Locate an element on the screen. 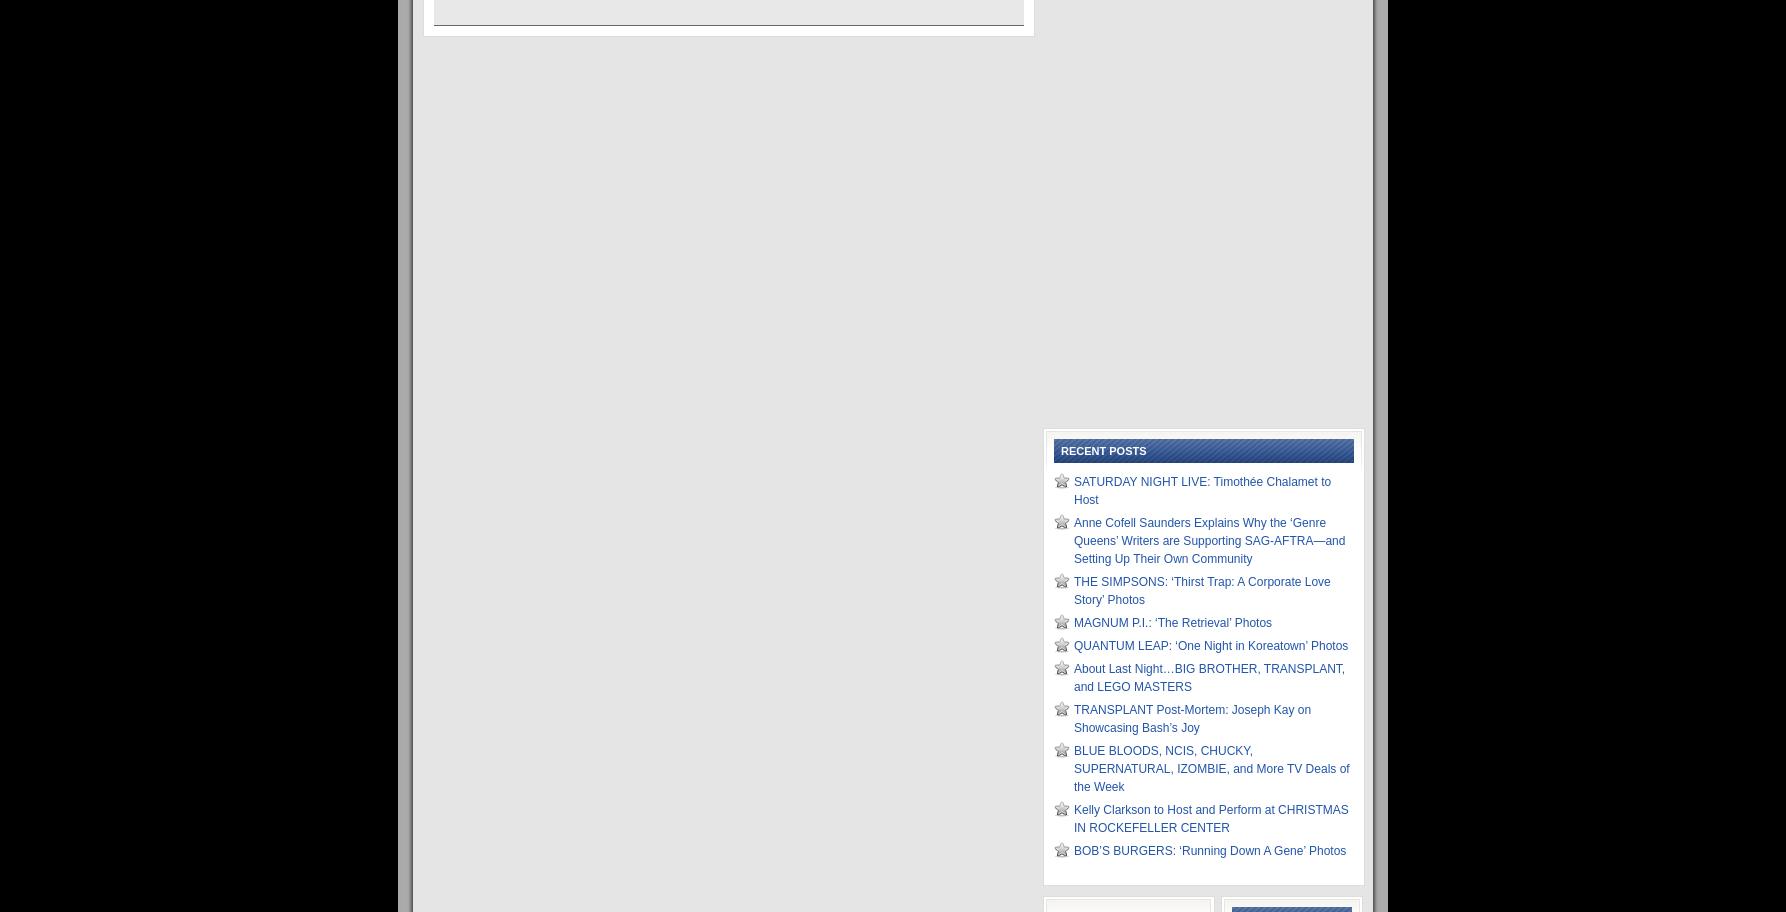 The width and height of the screenshot is (1786, 912). 'Recent Posts' is located at coordinates (1060, 449).